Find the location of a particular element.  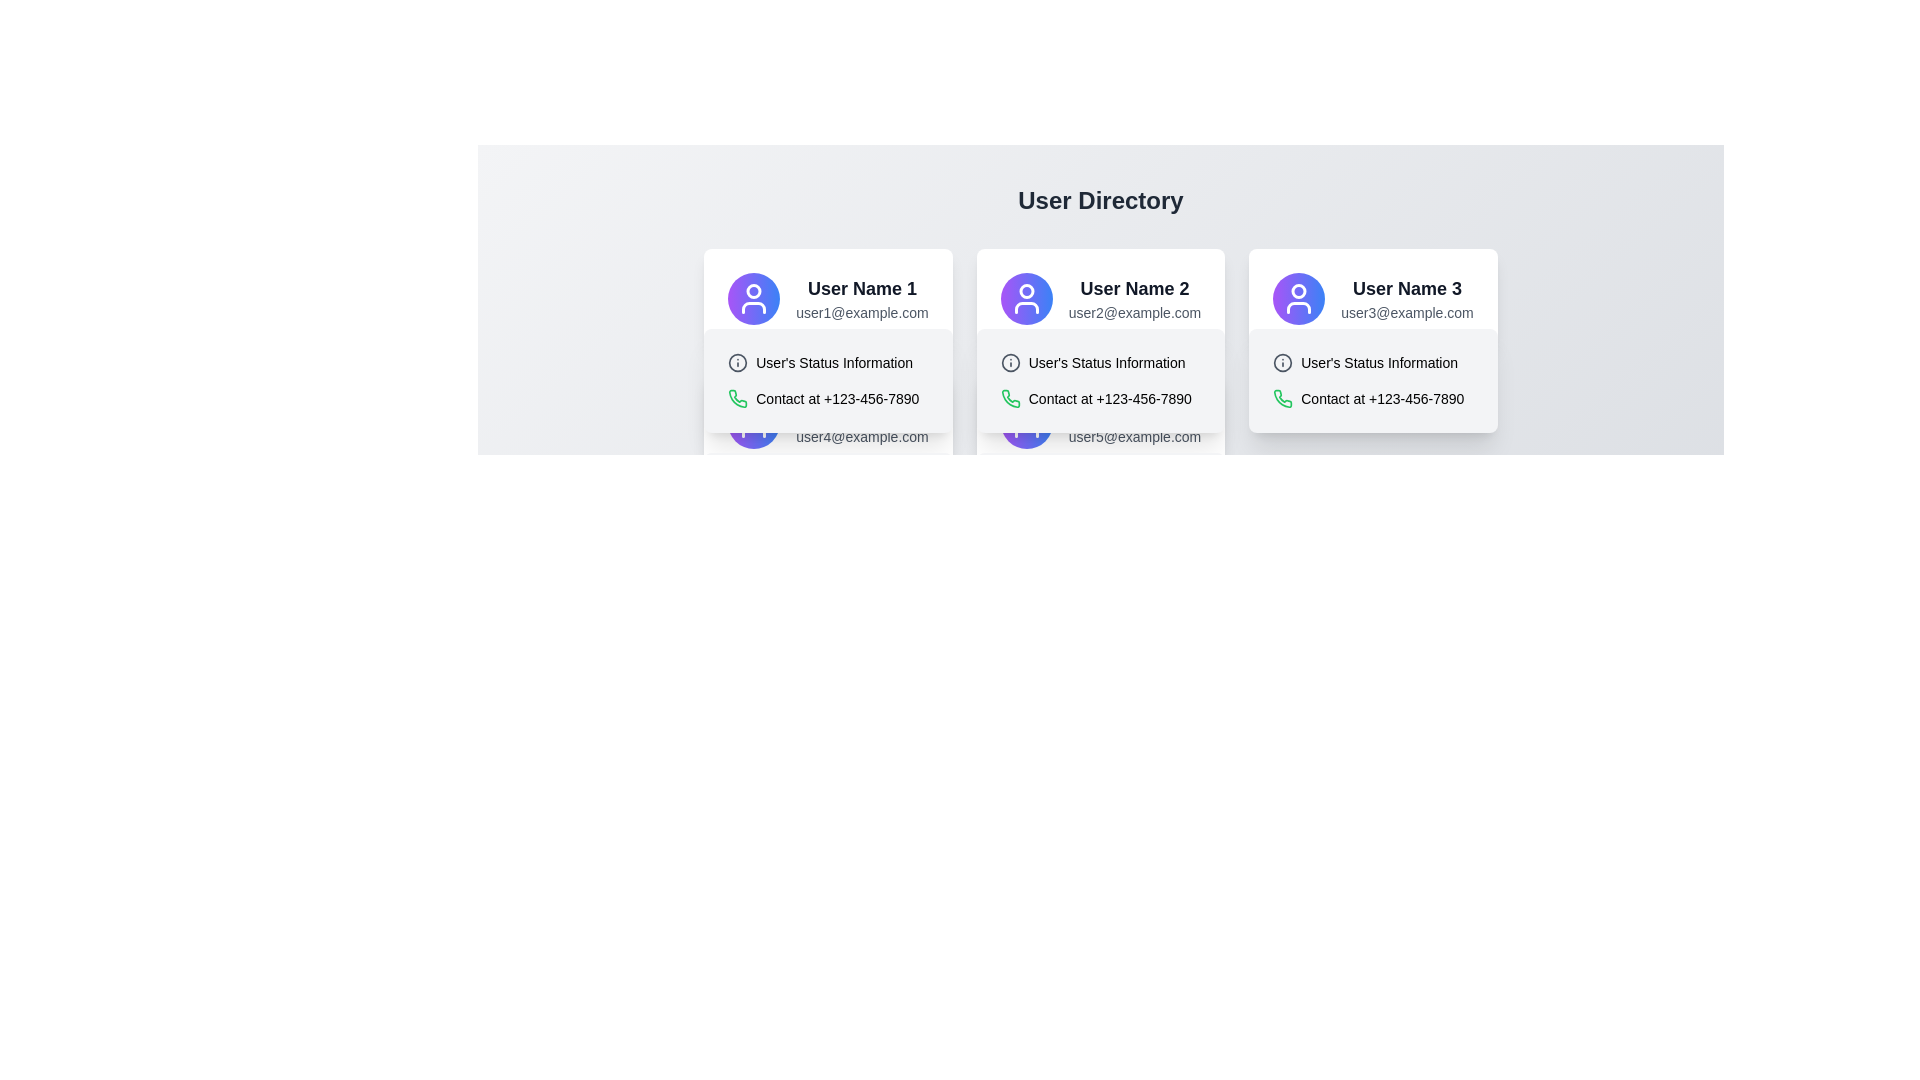

the Contact Information Display element which includes a green telephone icon and the text 'Contact at +123-456-7890' located beneath 'User's Status Information' is located at coordinates (1099, 398).